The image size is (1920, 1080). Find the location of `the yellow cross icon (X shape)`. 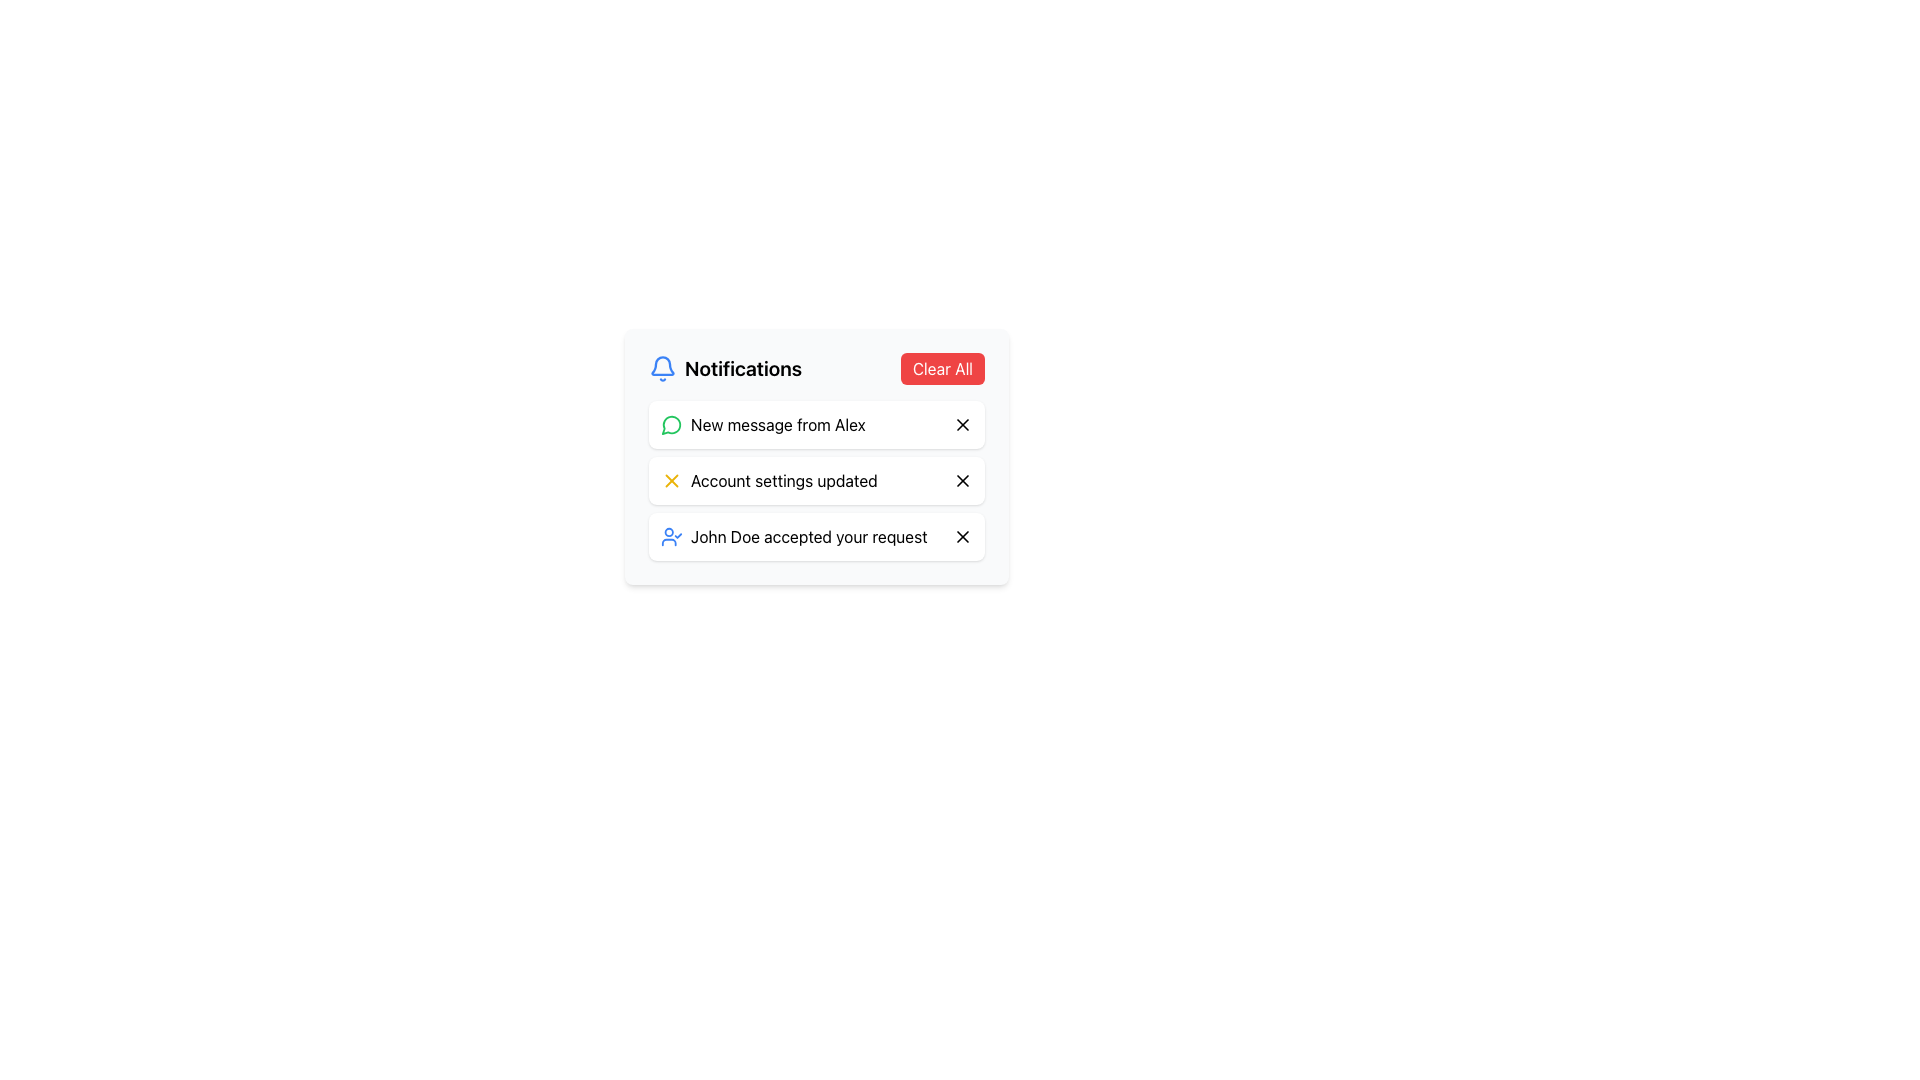

the yellow cross icon (X shape) is located at coordinates (672, 481).